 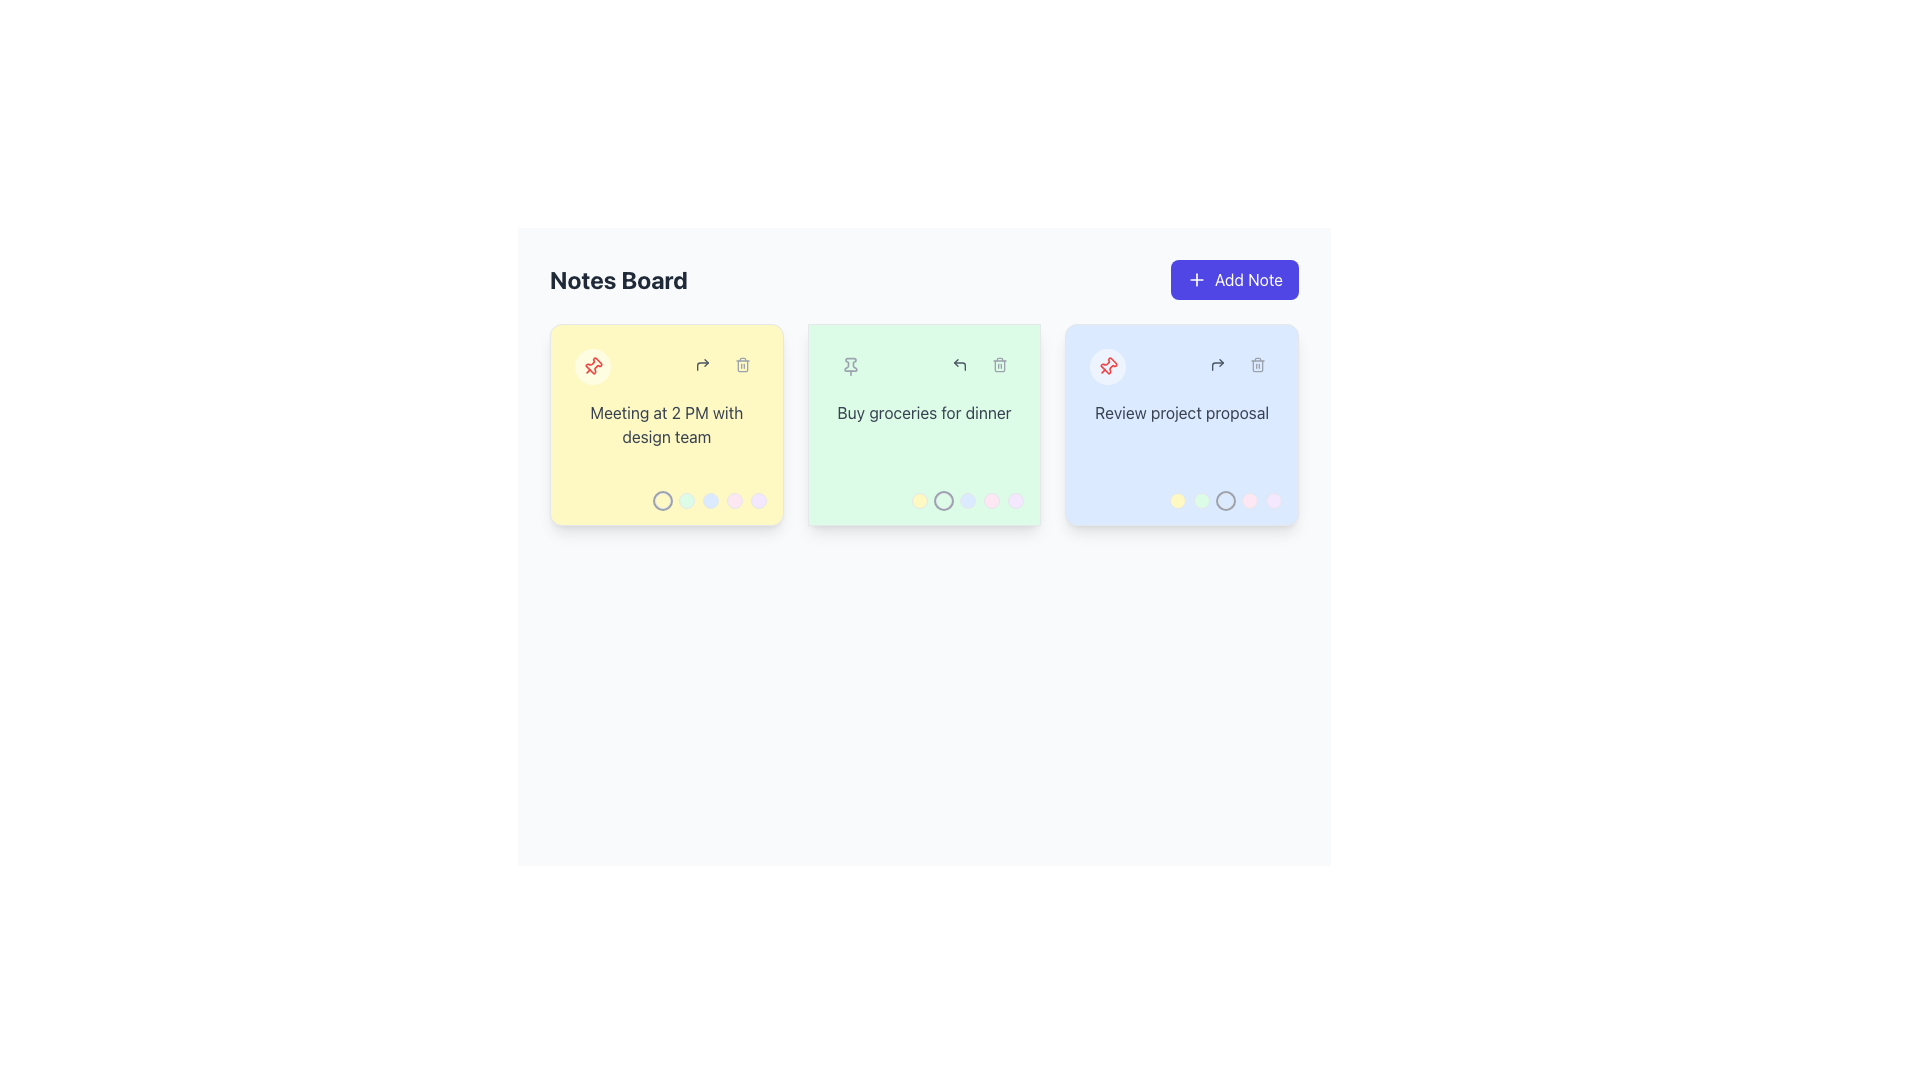 What do you see at coordinates (1217, 365) in the screenshot?
I see `the circular share button with a curved arrow located in the top-right corner of the third note card, which is the second icon in the group of interactive icons` at bounding box center [1217, 365].